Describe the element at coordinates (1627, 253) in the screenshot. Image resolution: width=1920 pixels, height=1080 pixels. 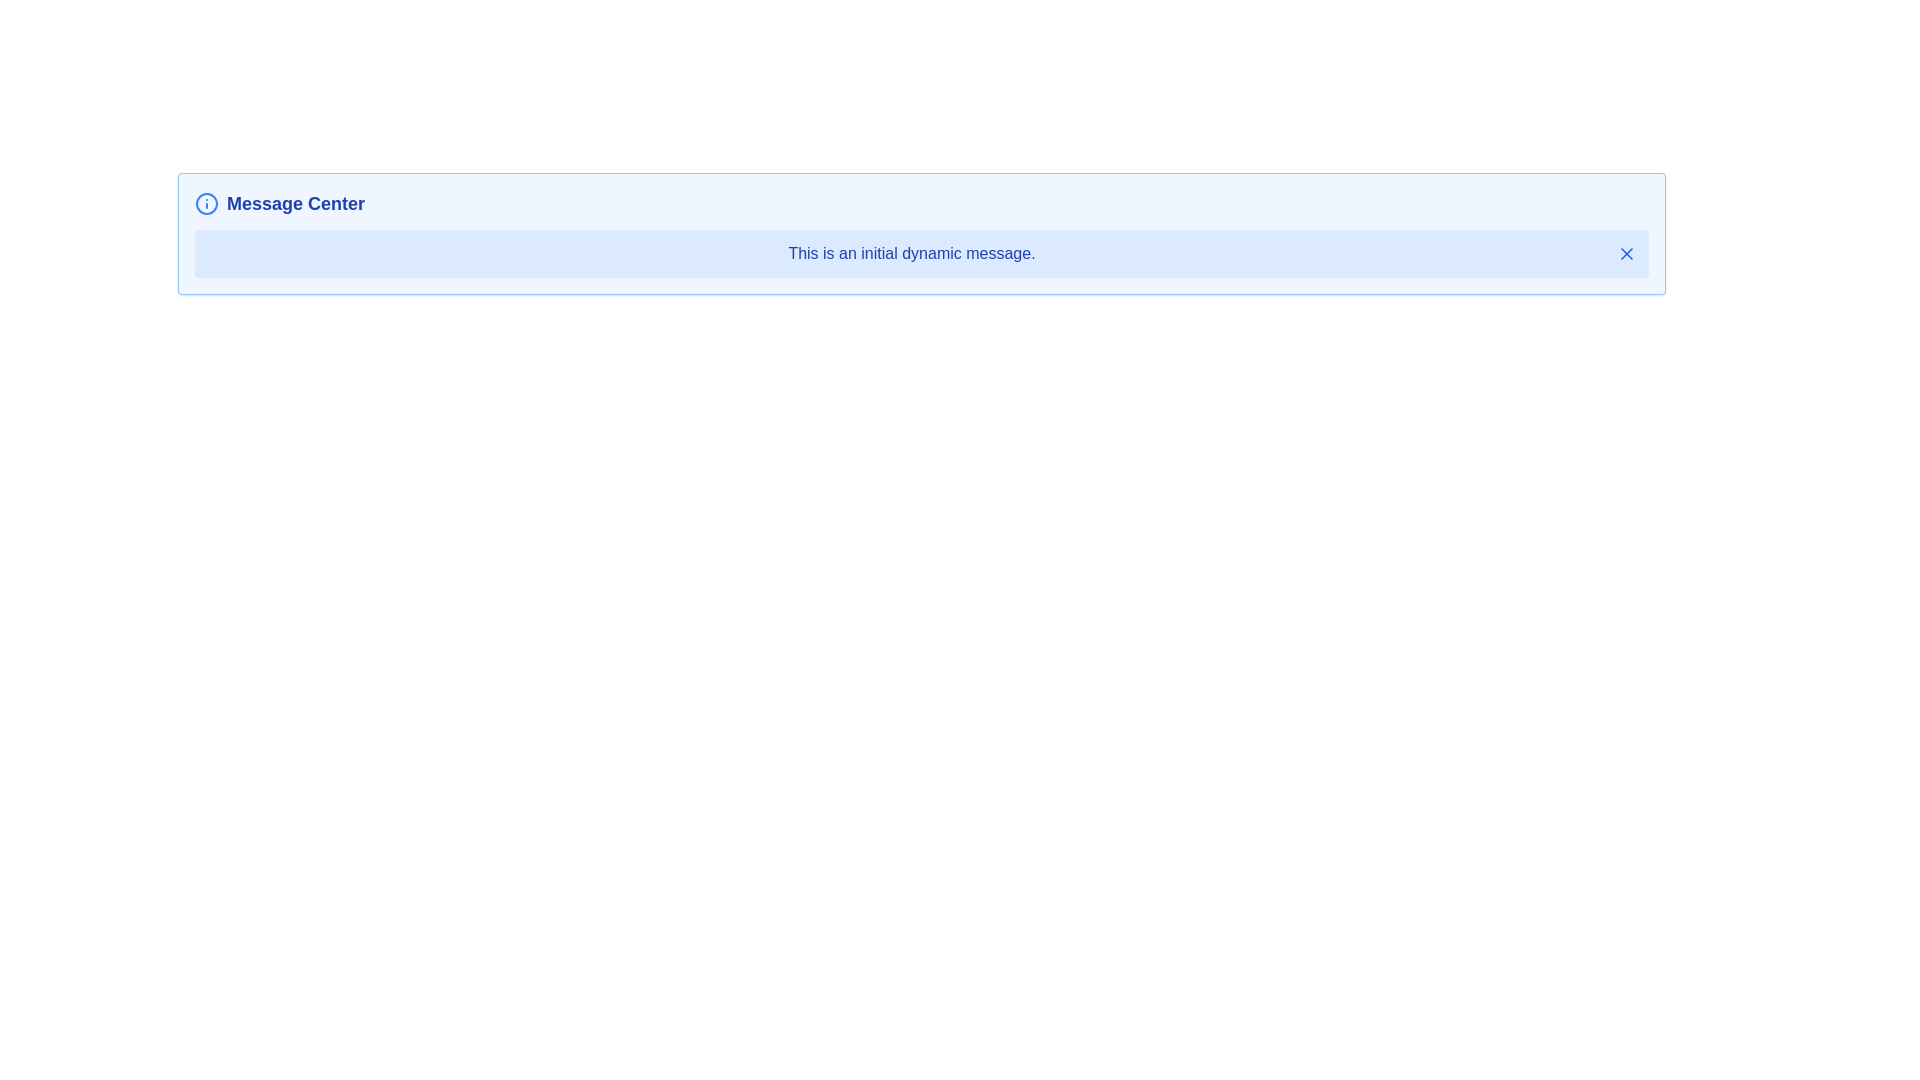
I see `the dismiss button on the right side of the message box` at that location.